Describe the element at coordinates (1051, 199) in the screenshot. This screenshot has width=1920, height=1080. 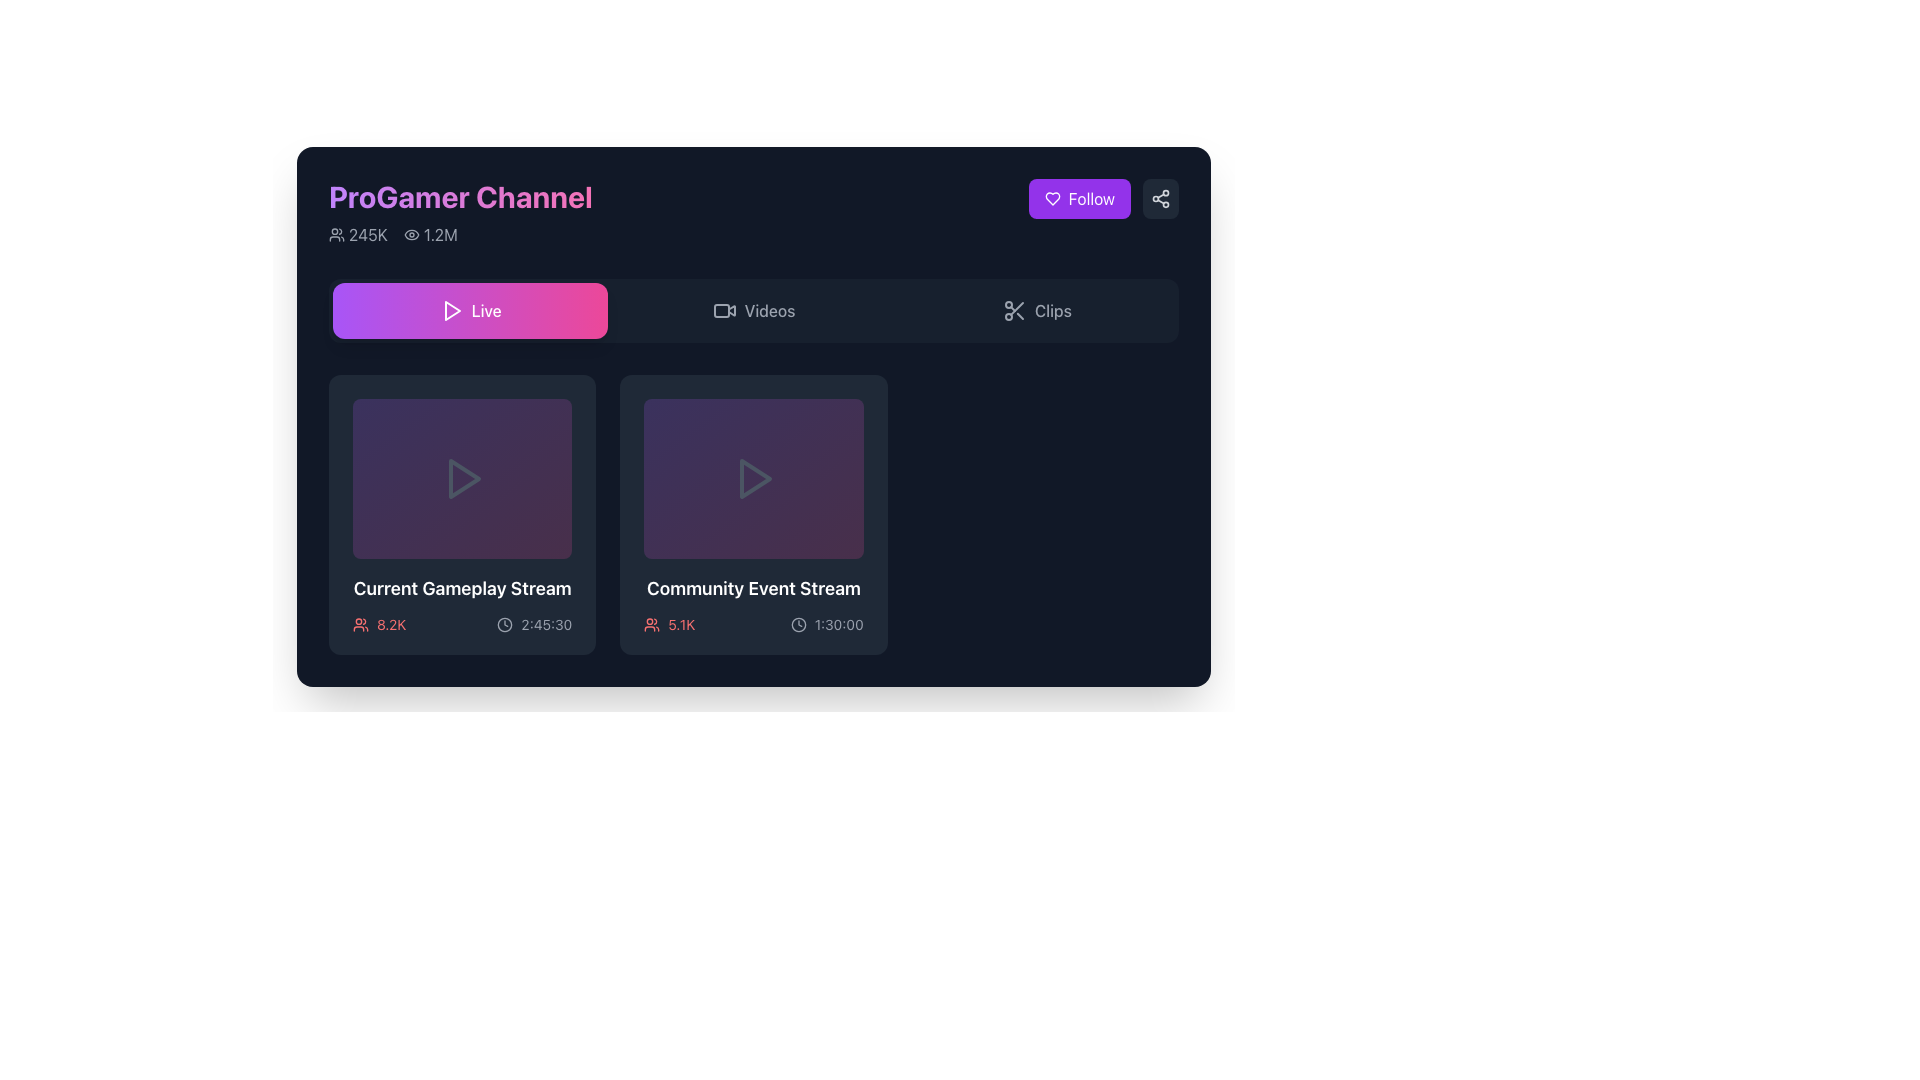
I see `the heart-shaped vector graphic icon filled with a purple gradient located within the 'Follow' button at the top-right corner of the interface` at that location.